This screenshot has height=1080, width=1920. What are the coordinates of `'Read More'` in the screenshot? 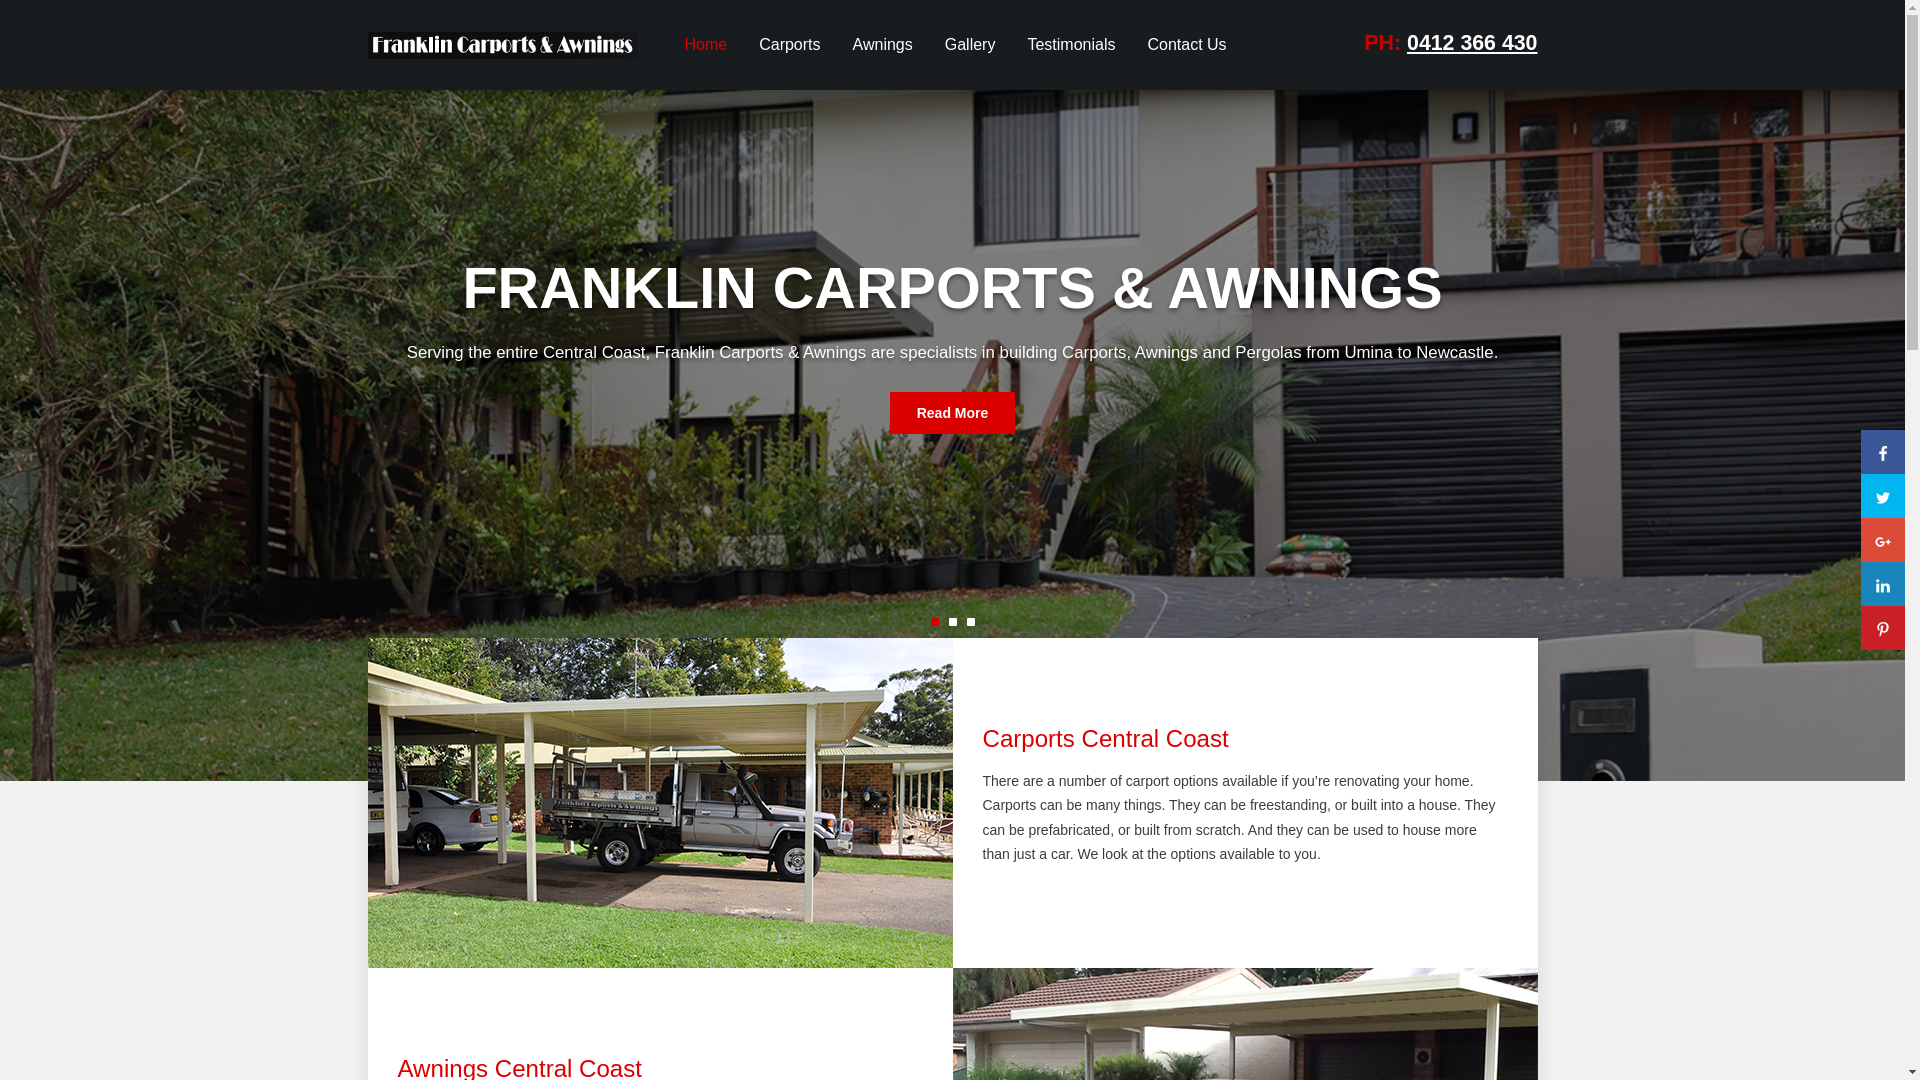 It's located at (952, 411).